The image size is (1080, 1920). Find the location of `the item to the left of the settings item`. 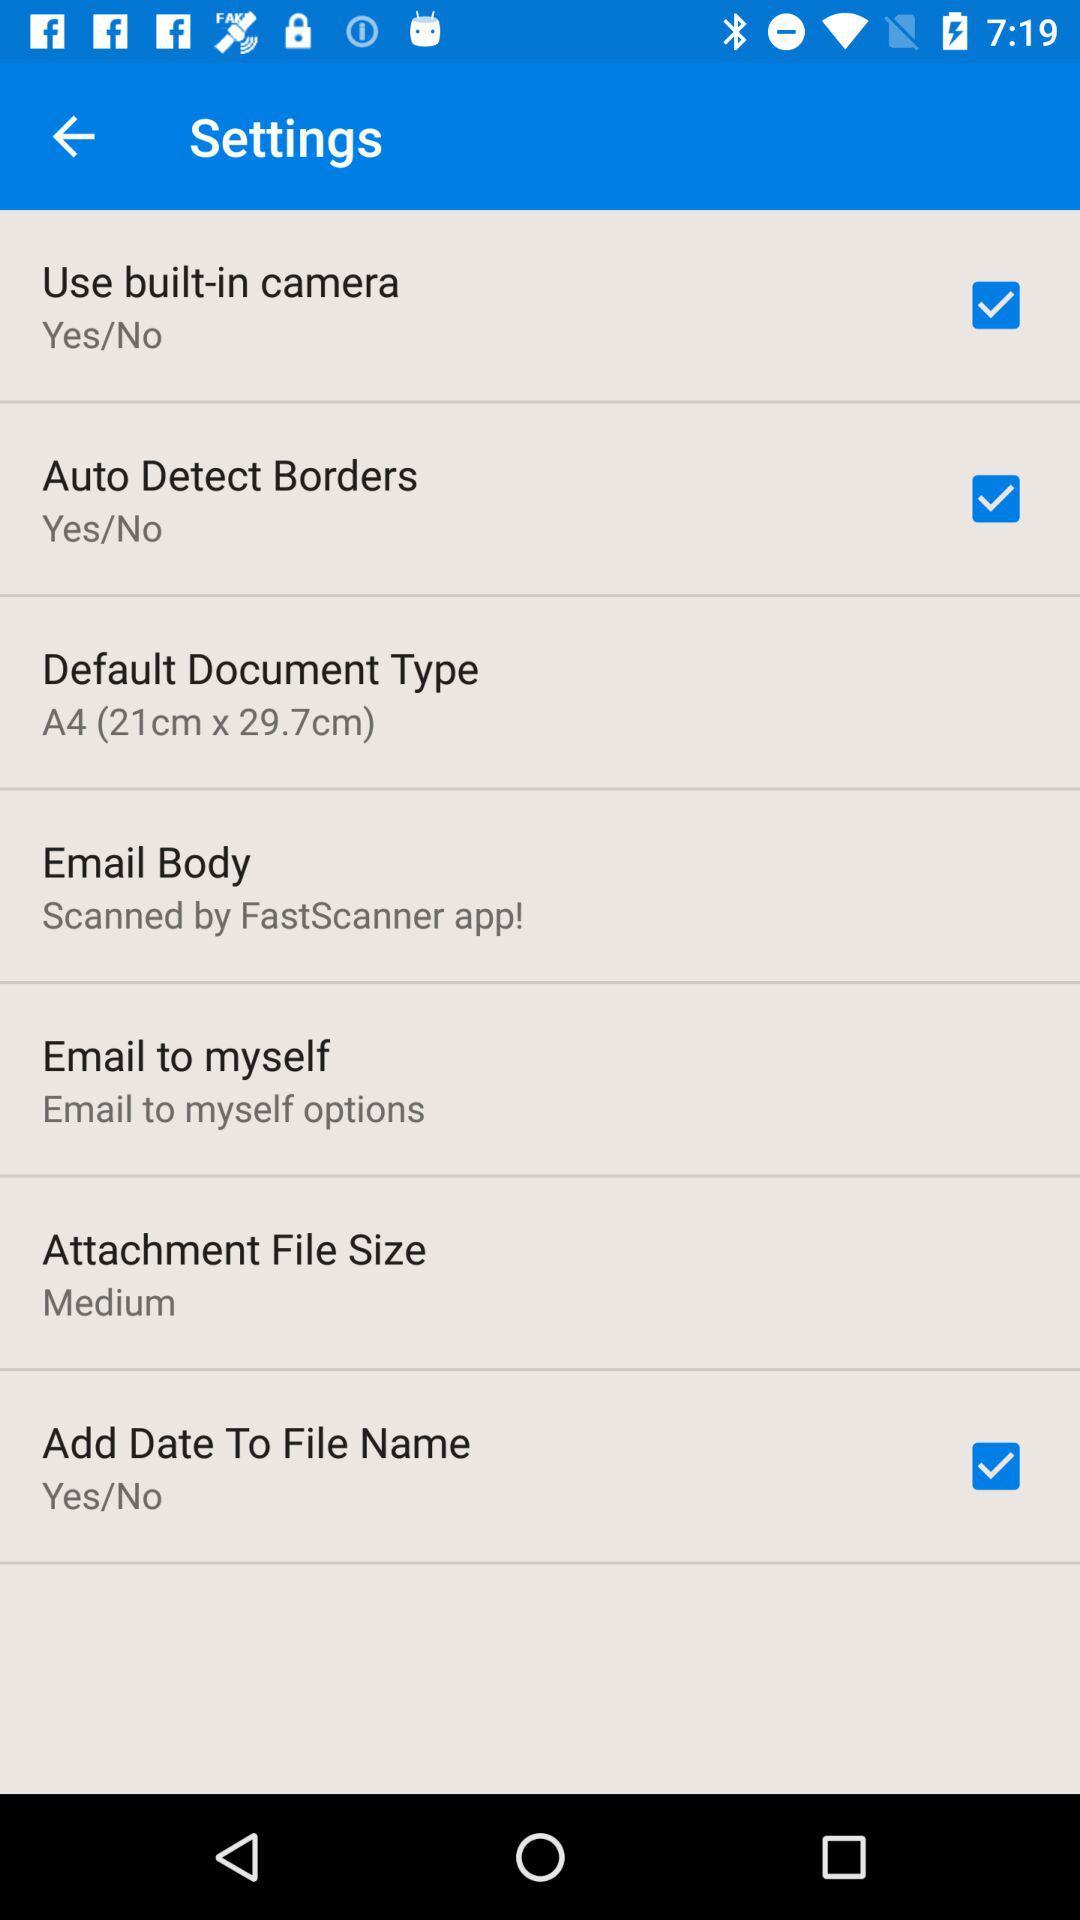

the item to the left of the settings item is located at coordinates (72, 135).